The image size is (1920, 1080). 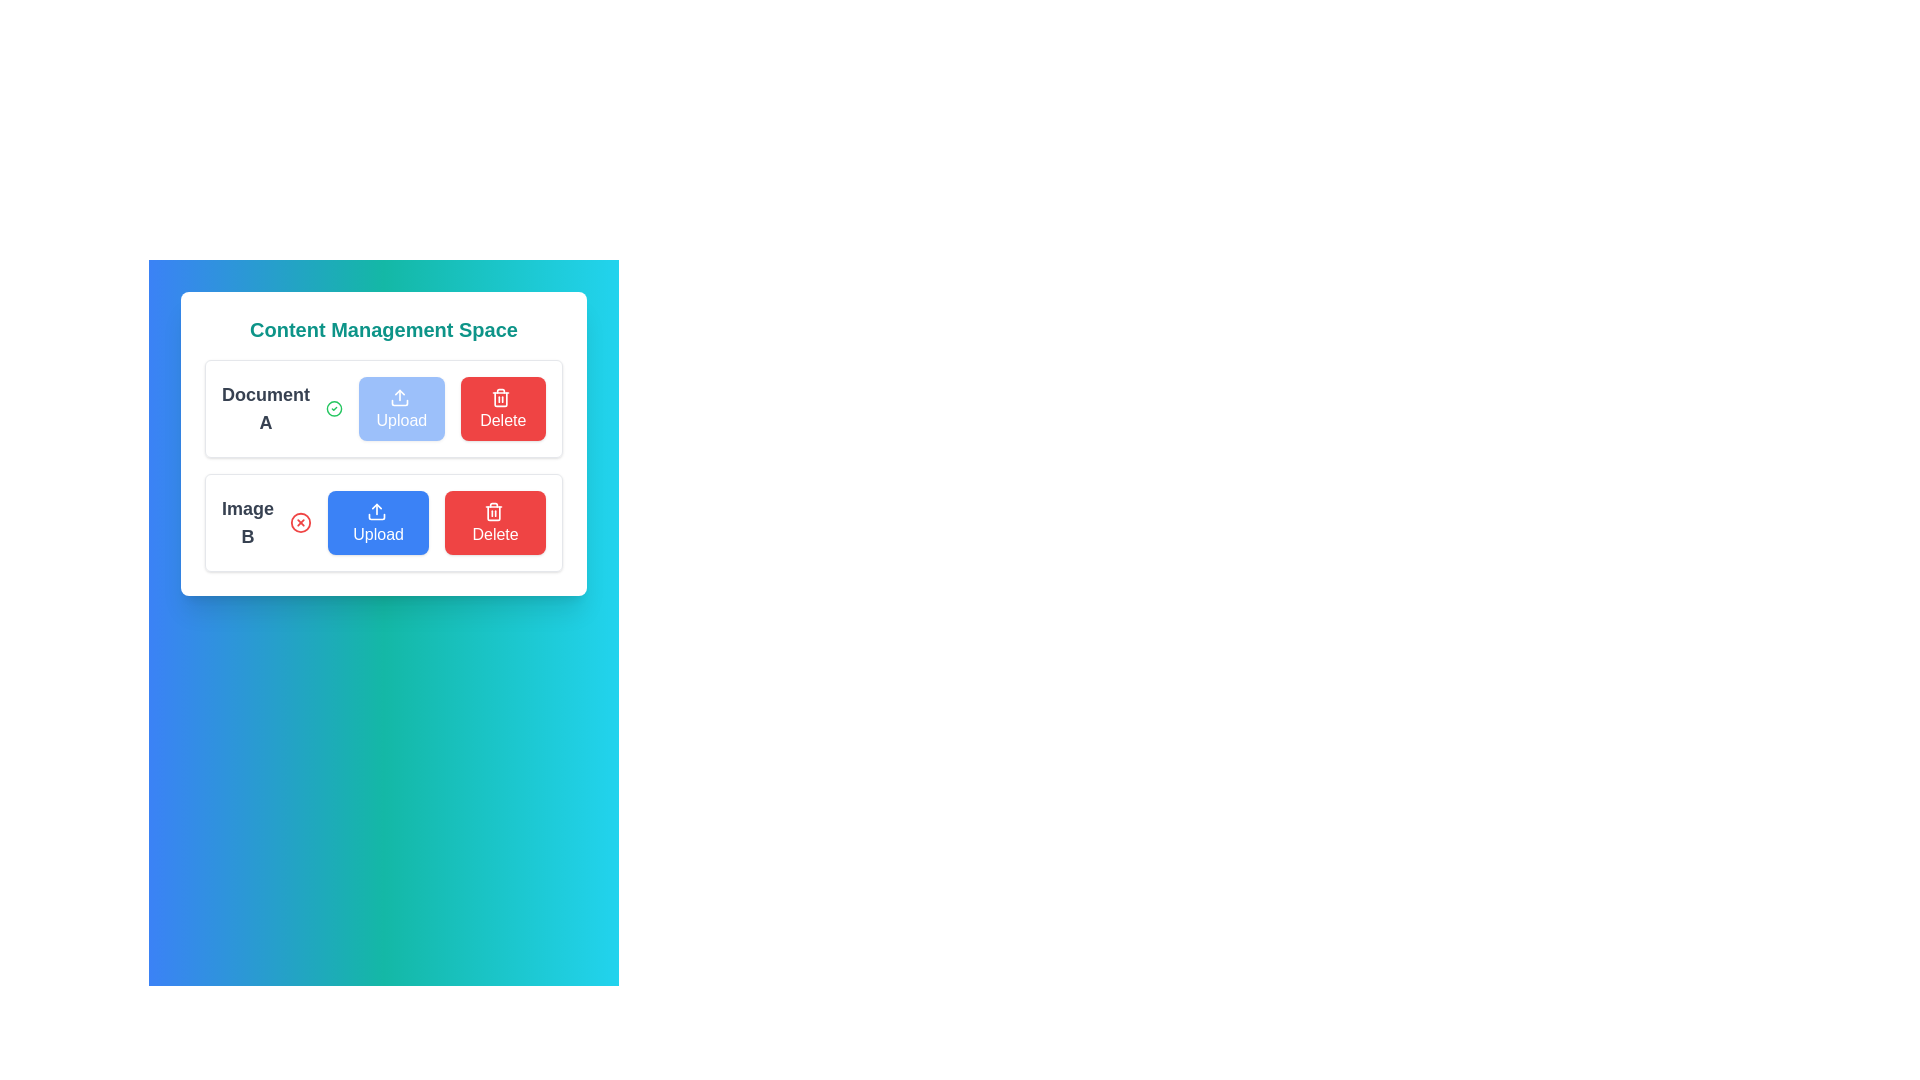 I want to click on the button for uploading files associated with 'Document A', so click(x=384, y=407).